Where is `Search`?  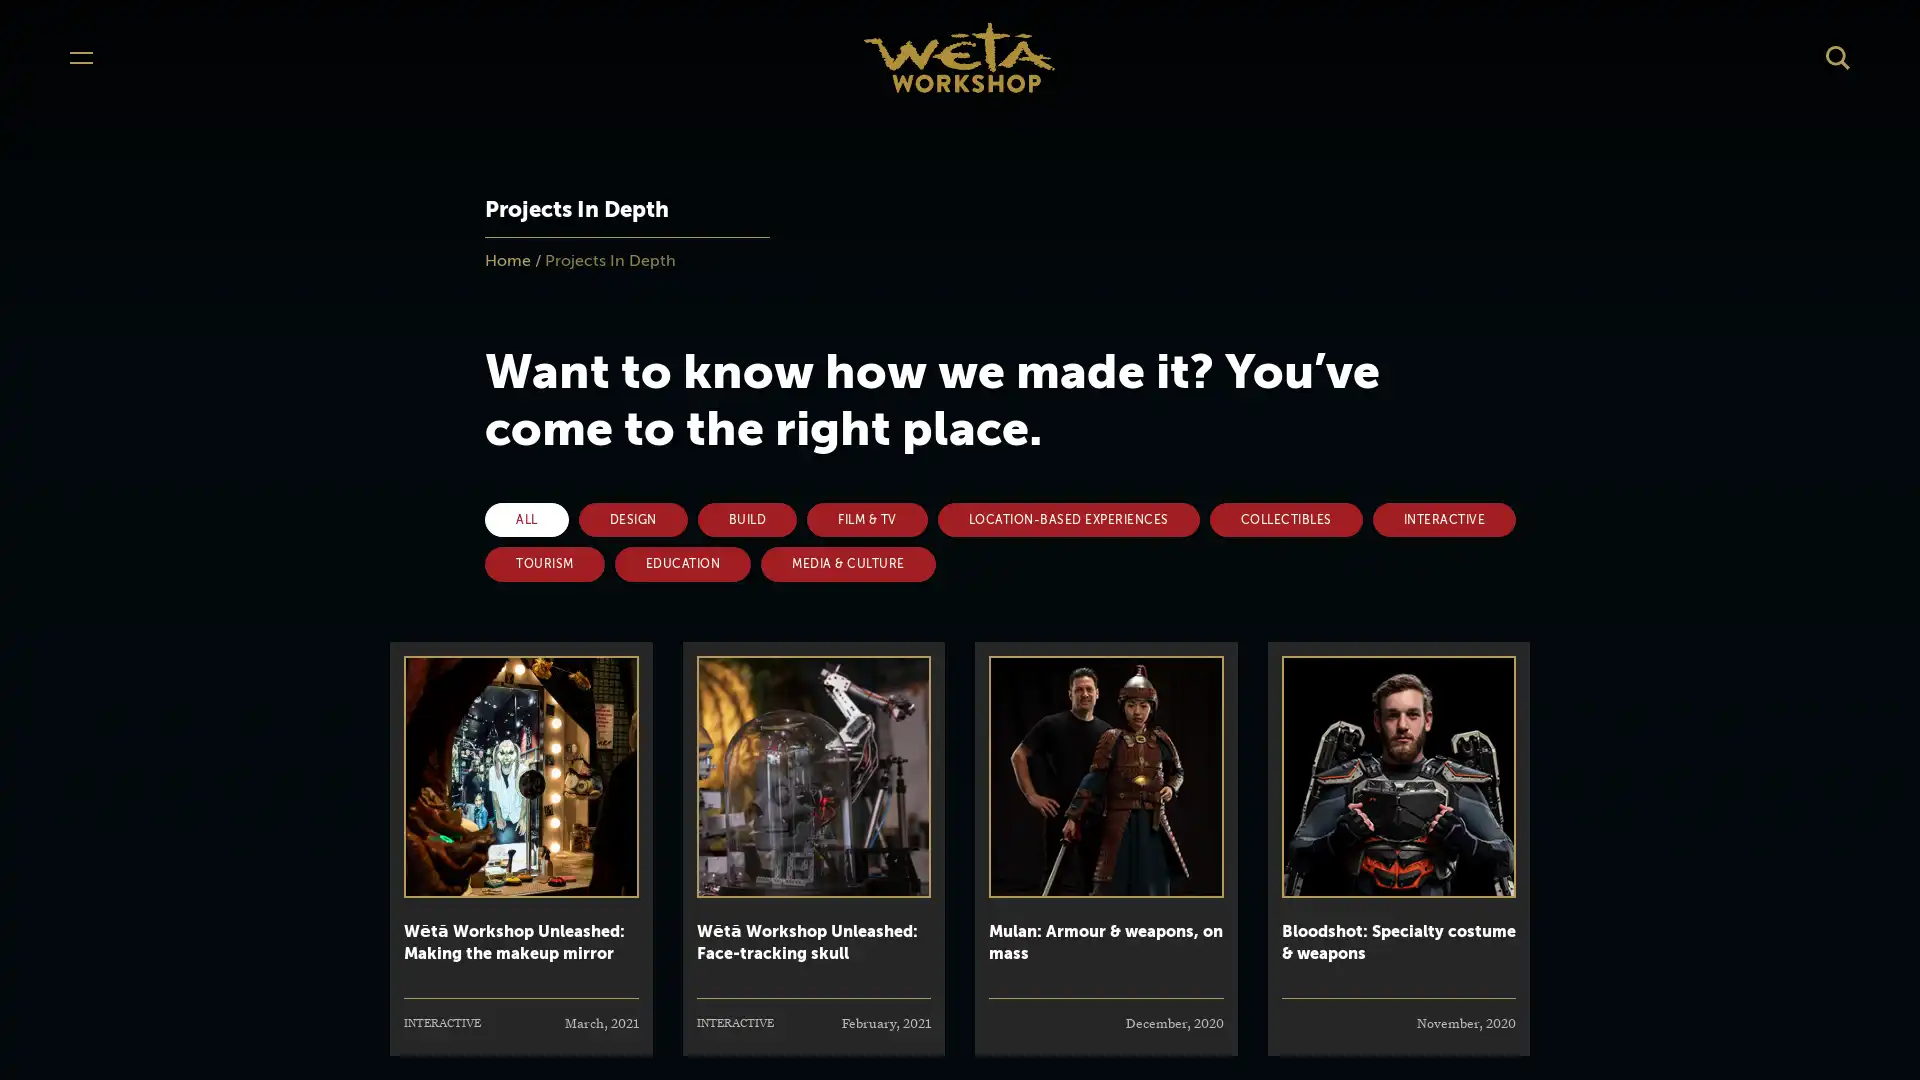 Search is located at coordinates (1838, 56).